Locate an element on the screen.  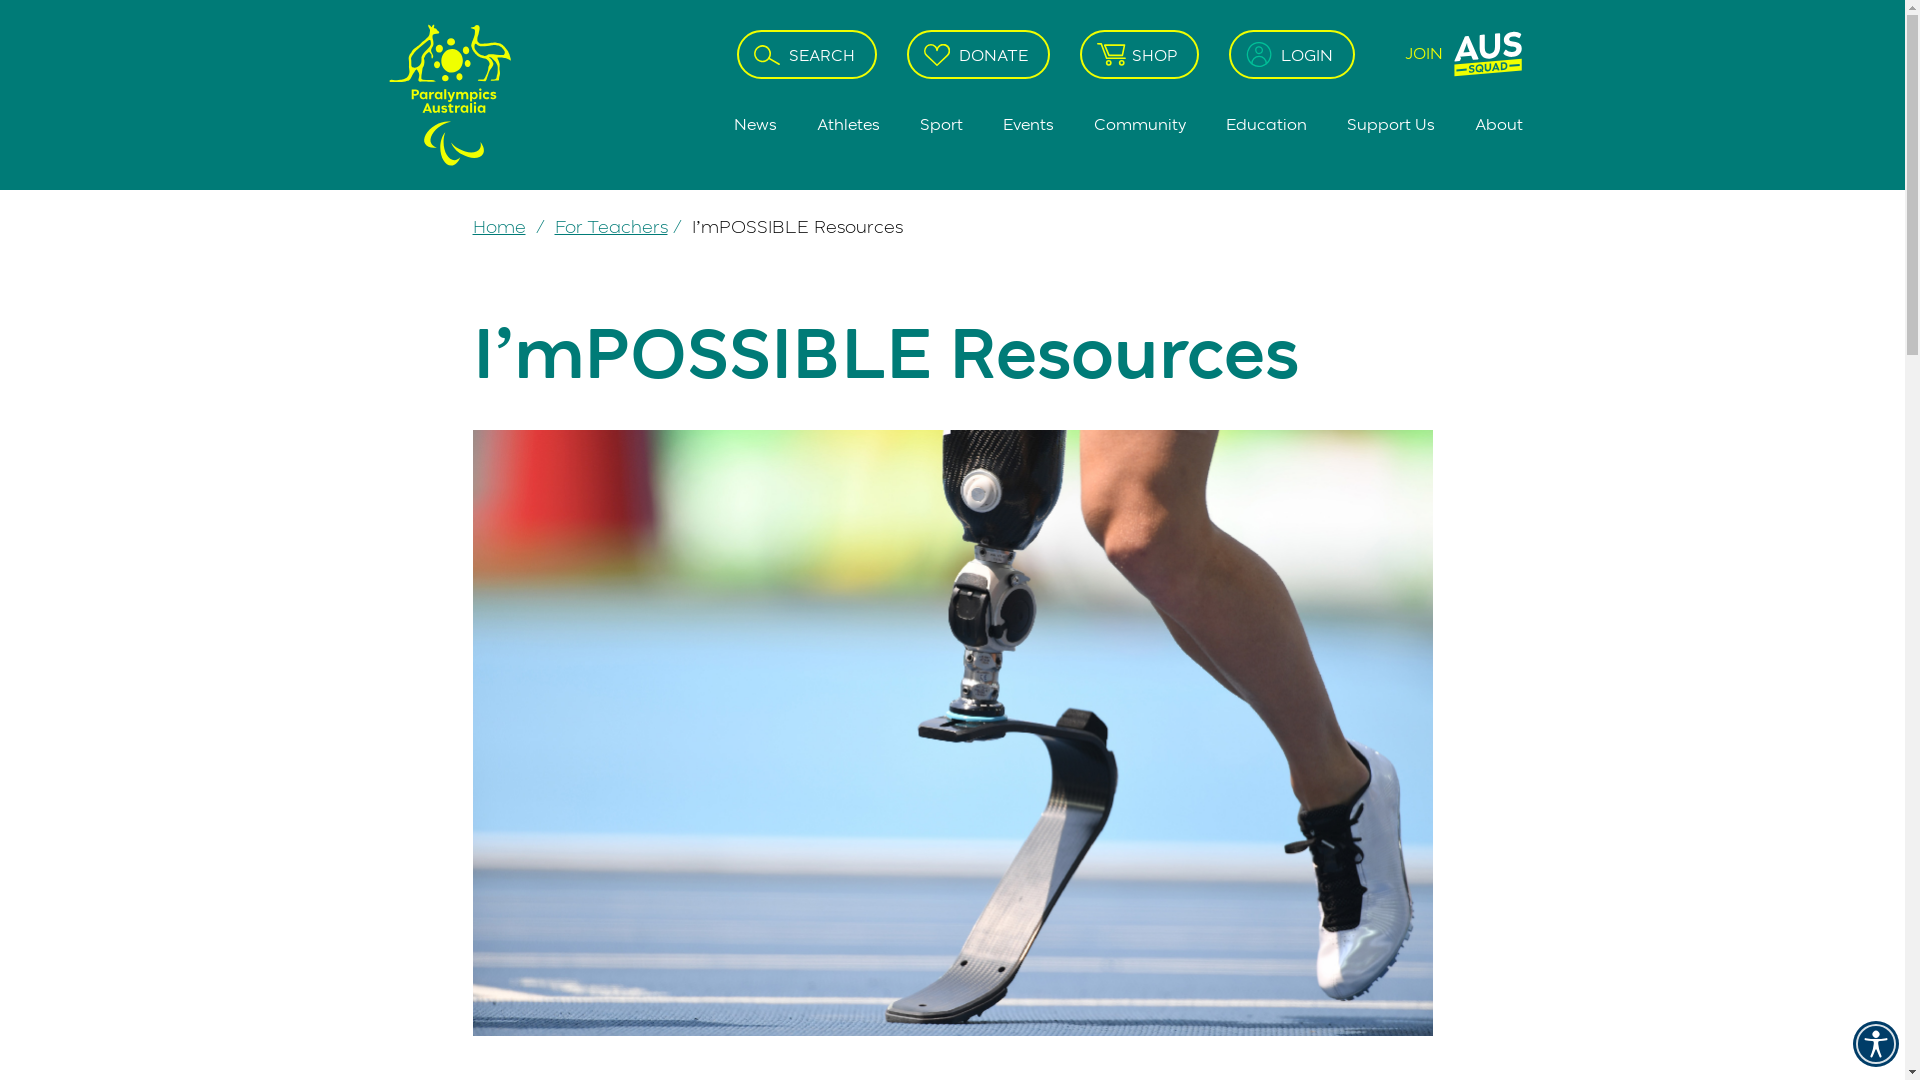
'DONATE' is located at coordinates (978, 53).